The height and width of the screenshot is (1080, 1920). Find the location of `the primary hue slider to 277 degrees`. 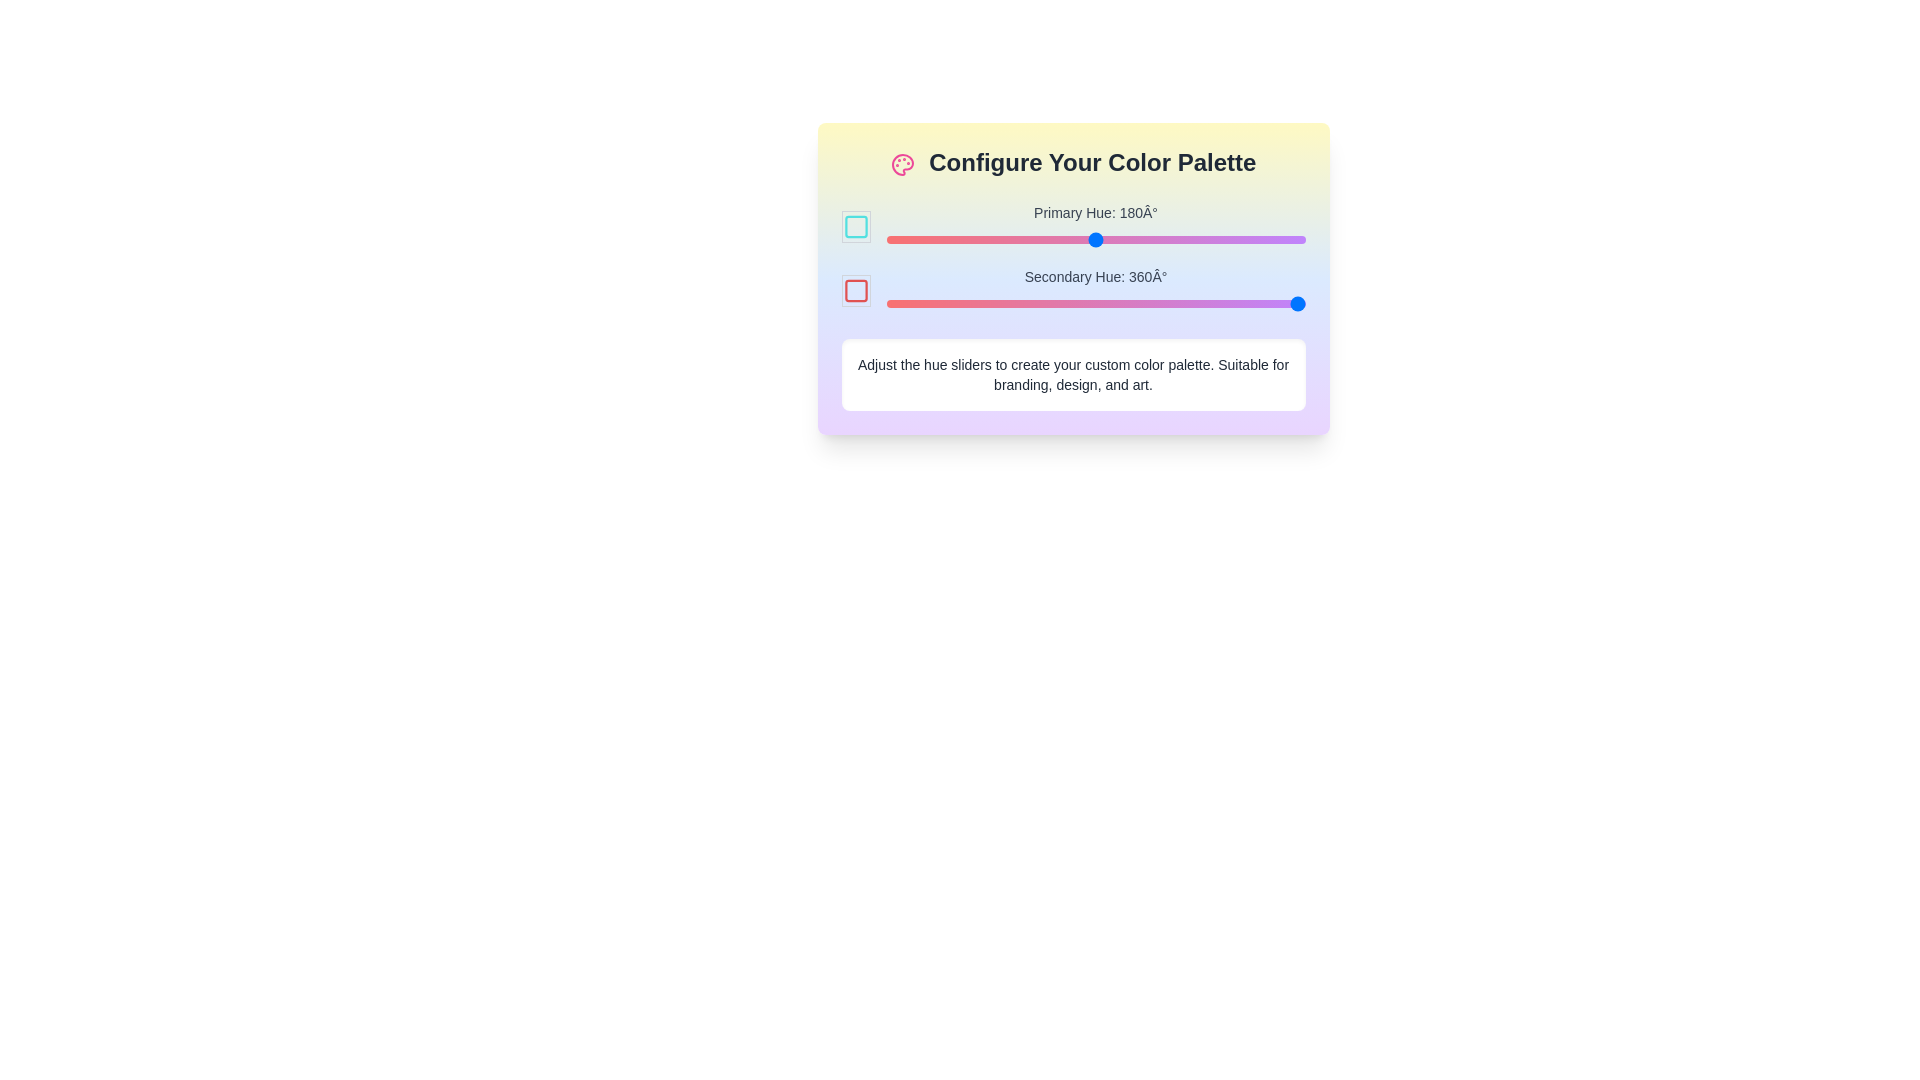

the primary hue slider to 277 degrees is located at coordinates (1207, 238).